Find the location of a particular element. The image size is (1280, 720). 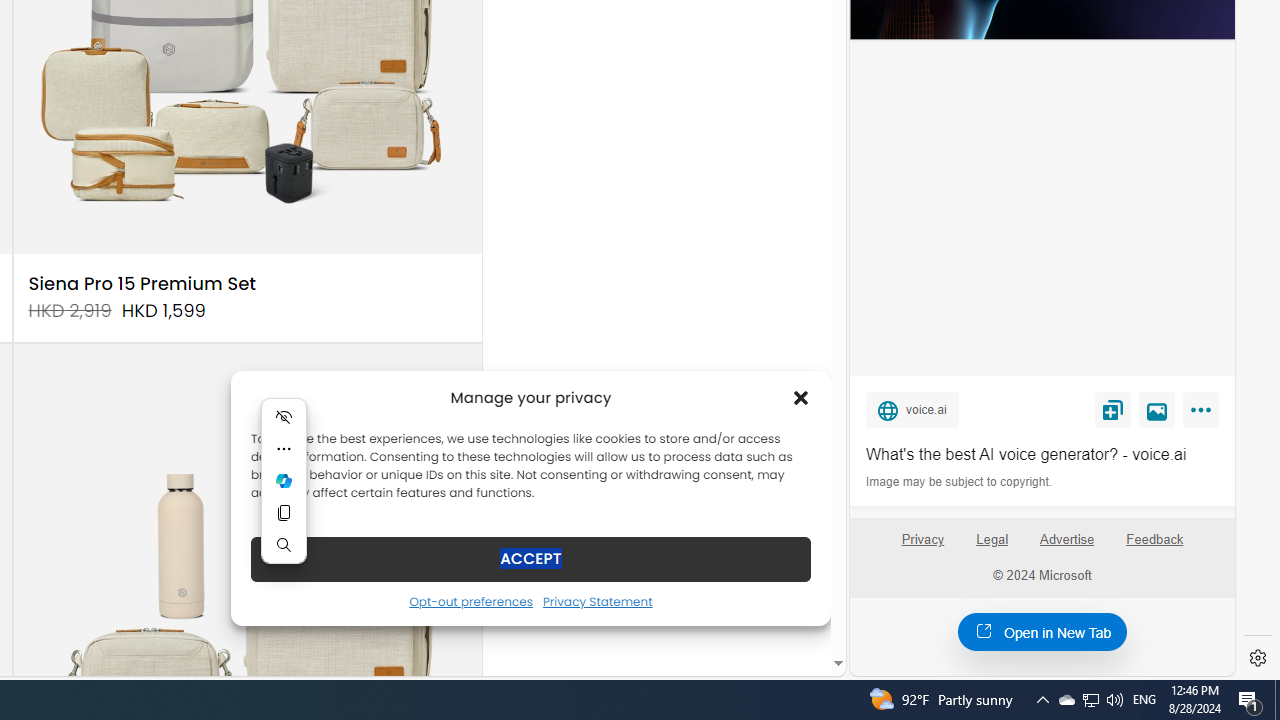

'Legal' is located at coordinates (992, 547).